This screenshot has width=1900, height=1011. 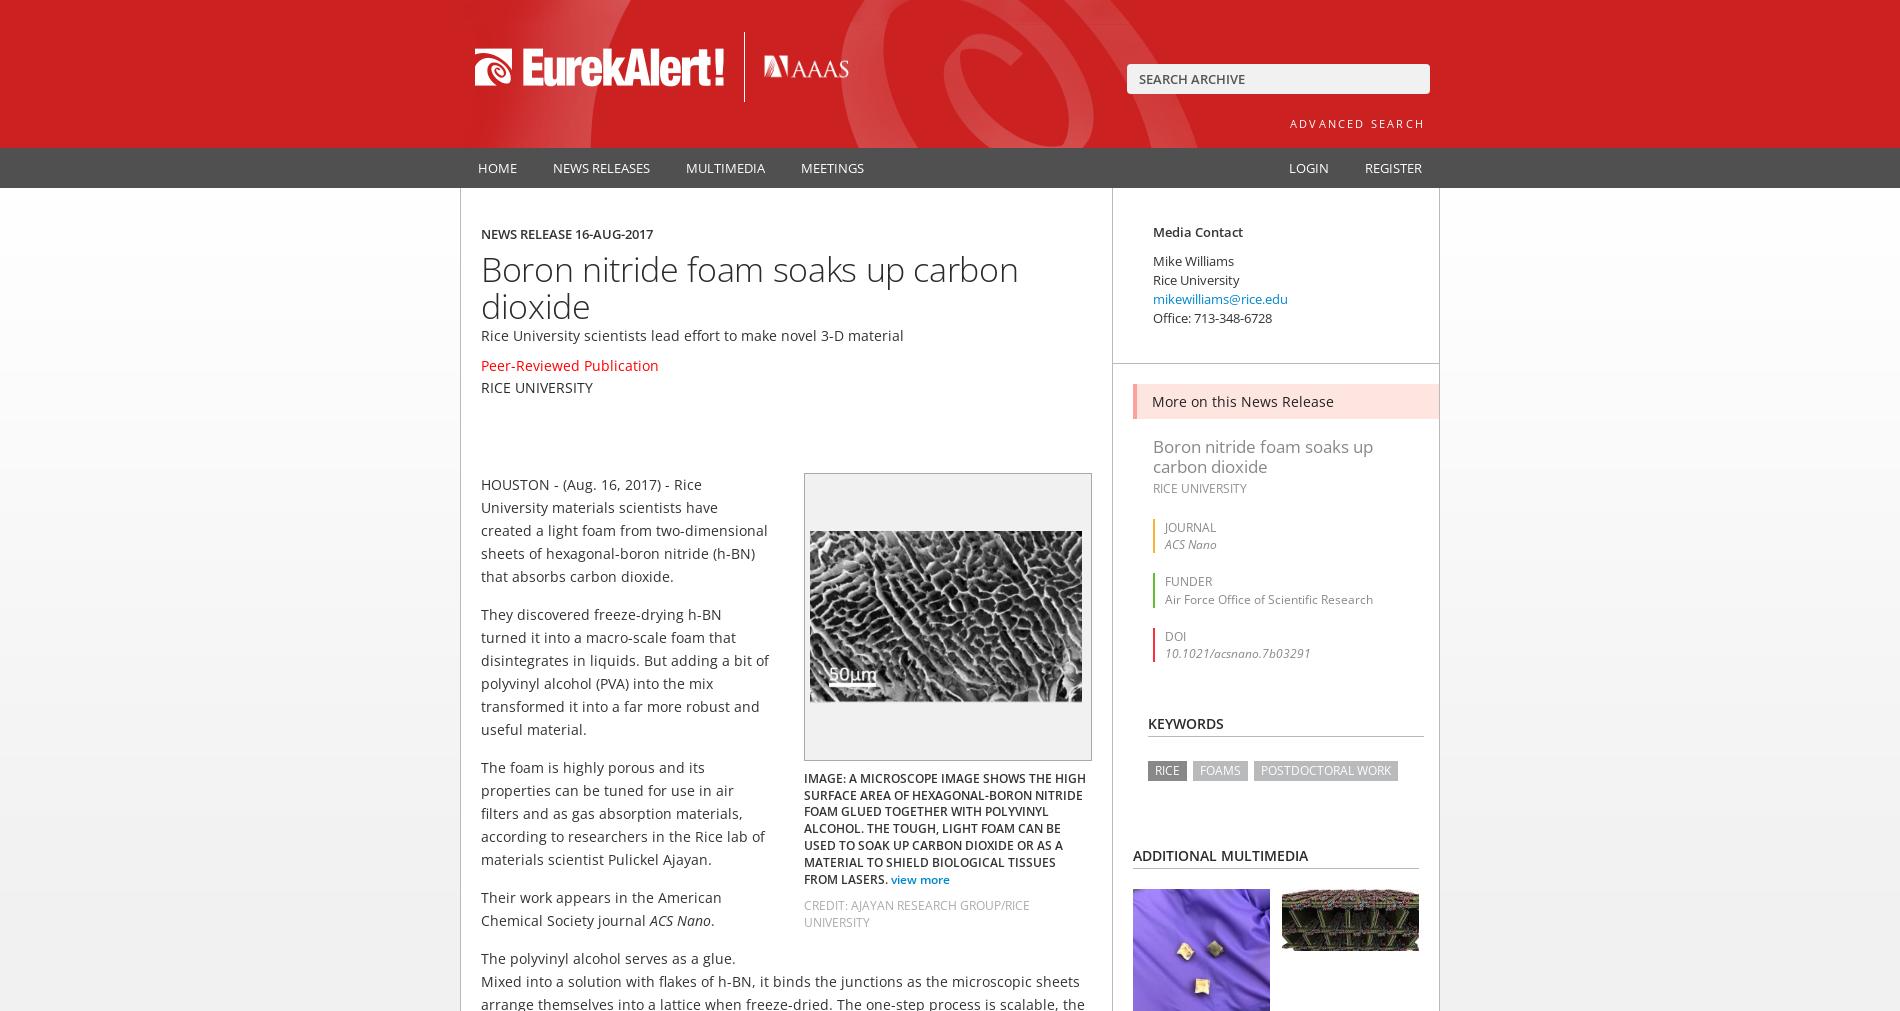 What do you see at coordinates (1165, 527) in the screenshot?
I see `'Journal'` at bounding box center [1165, 527].